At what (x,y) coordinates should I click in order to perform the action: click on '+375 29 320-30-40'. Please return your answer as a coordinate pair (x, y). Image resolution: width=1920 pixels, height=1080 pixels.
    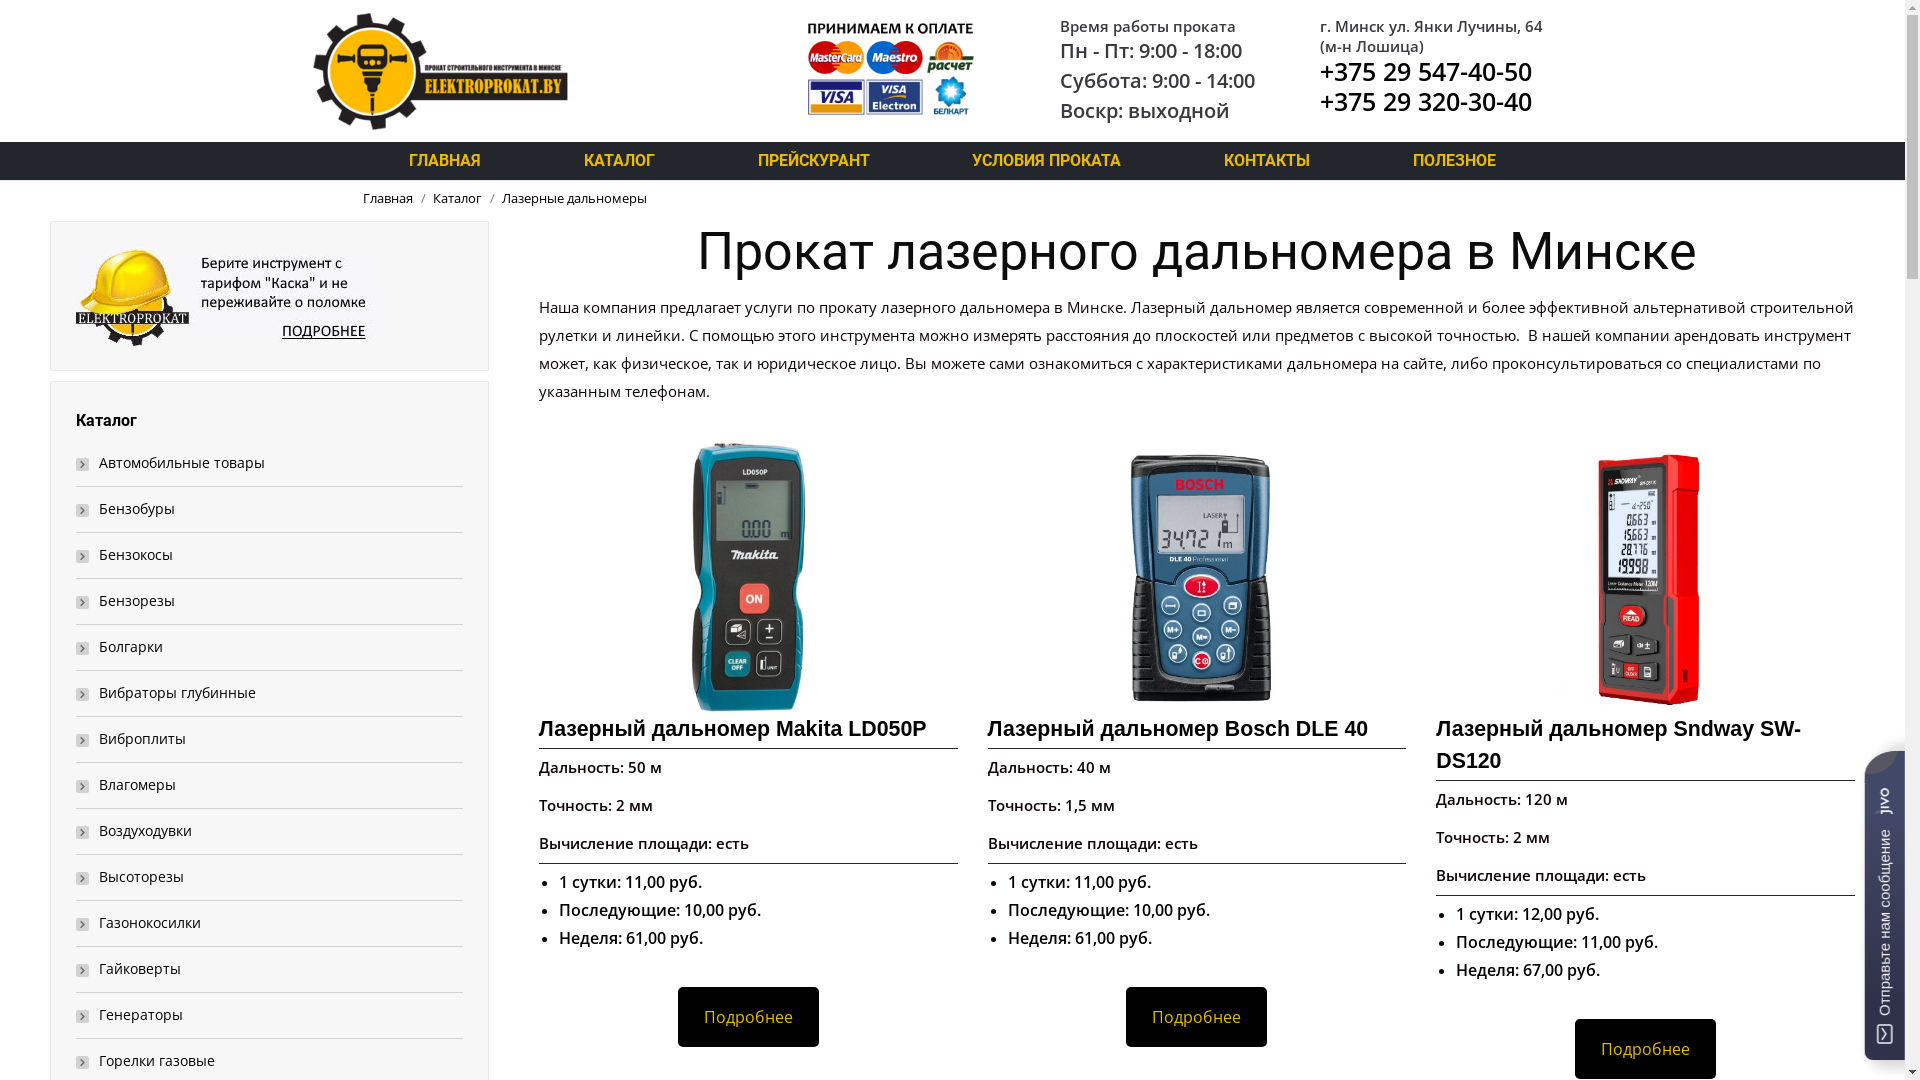
    Looking at the image, I should click on (1424, 100).